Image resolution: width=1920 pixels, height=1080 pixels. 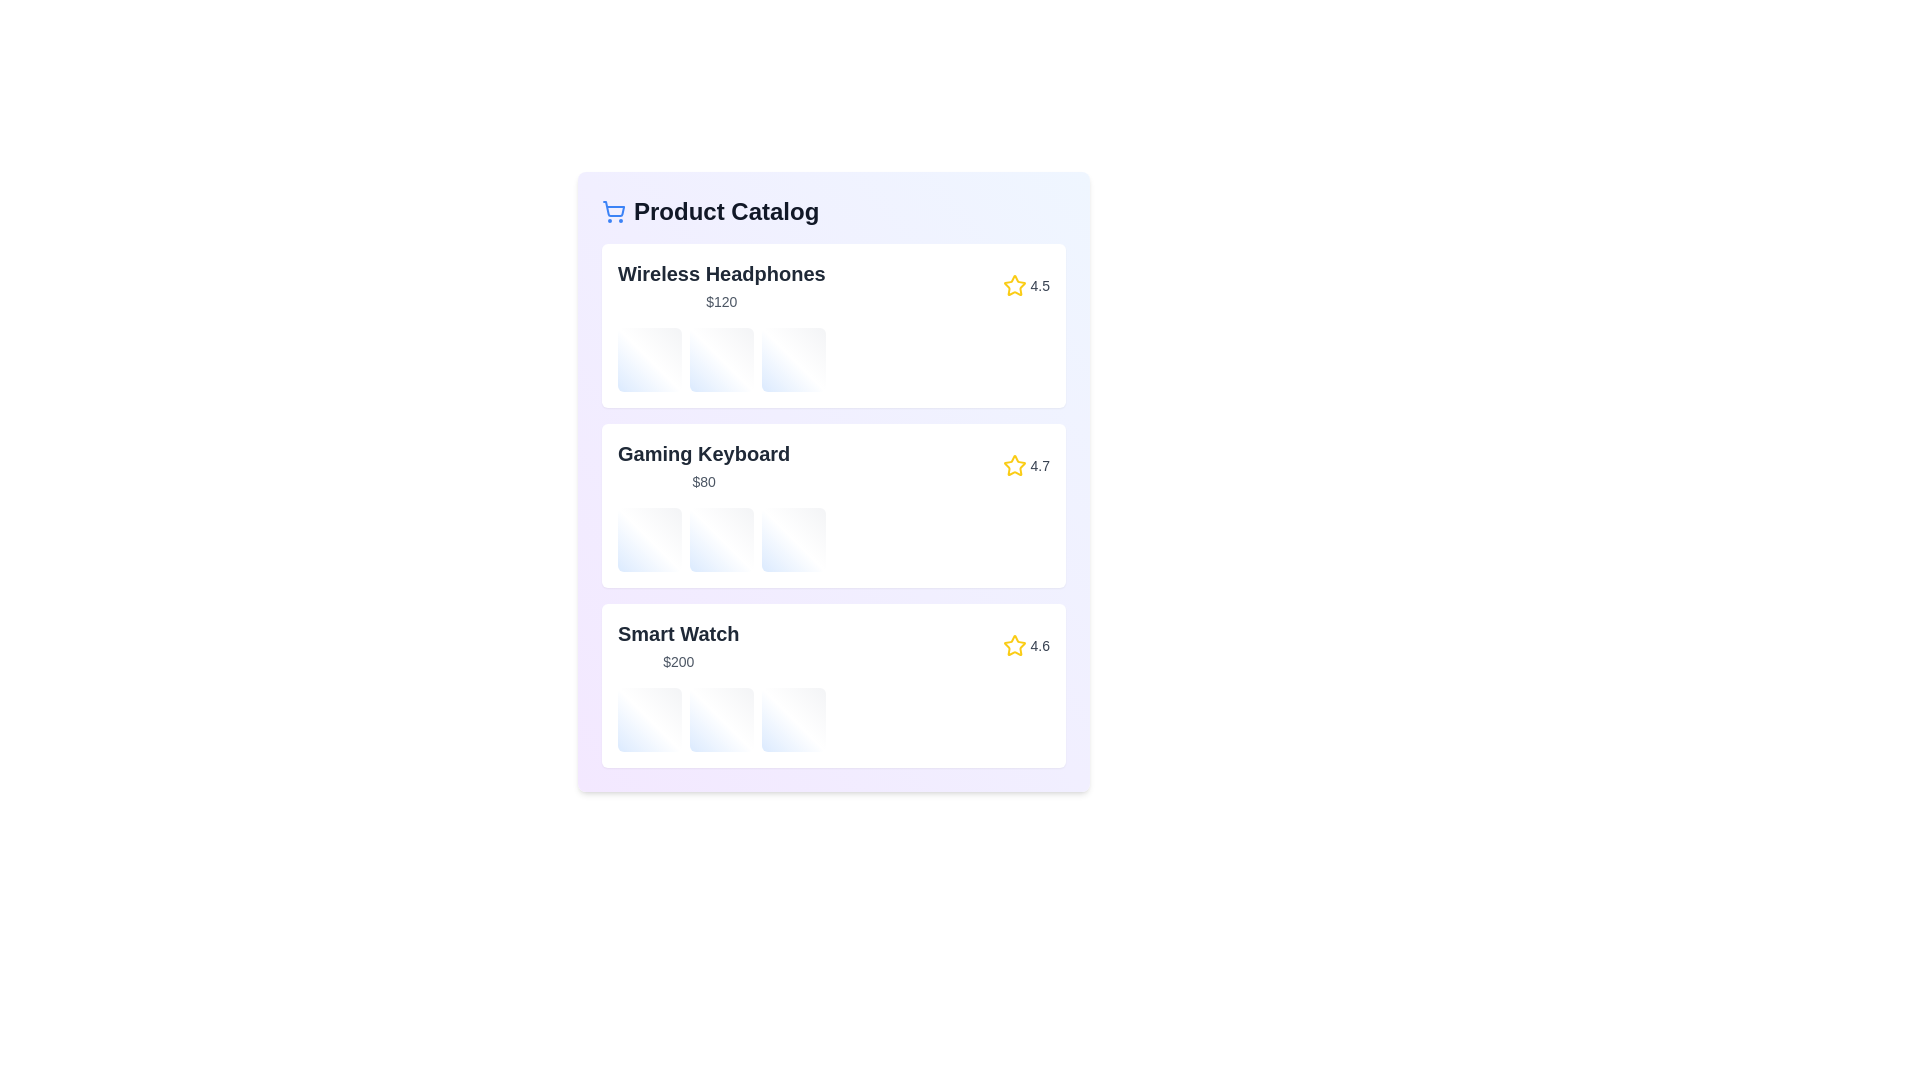 I want to click on the star corresponding to the desired rating 4 for the product, so click(x=1049, y=285).